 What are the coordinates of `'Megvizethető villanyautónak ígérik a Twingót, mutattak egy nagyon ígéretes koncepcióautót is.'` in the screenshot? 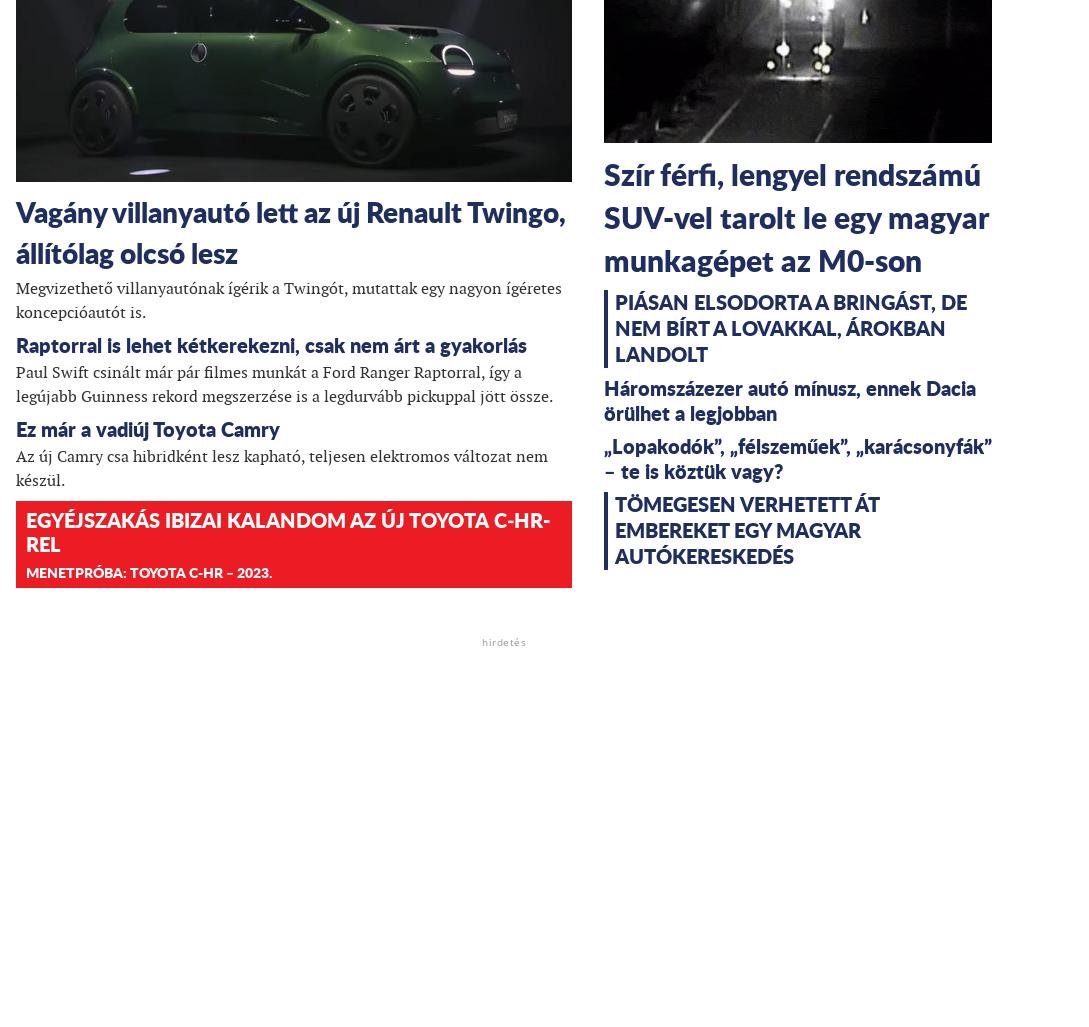 It's located at (288, 298).